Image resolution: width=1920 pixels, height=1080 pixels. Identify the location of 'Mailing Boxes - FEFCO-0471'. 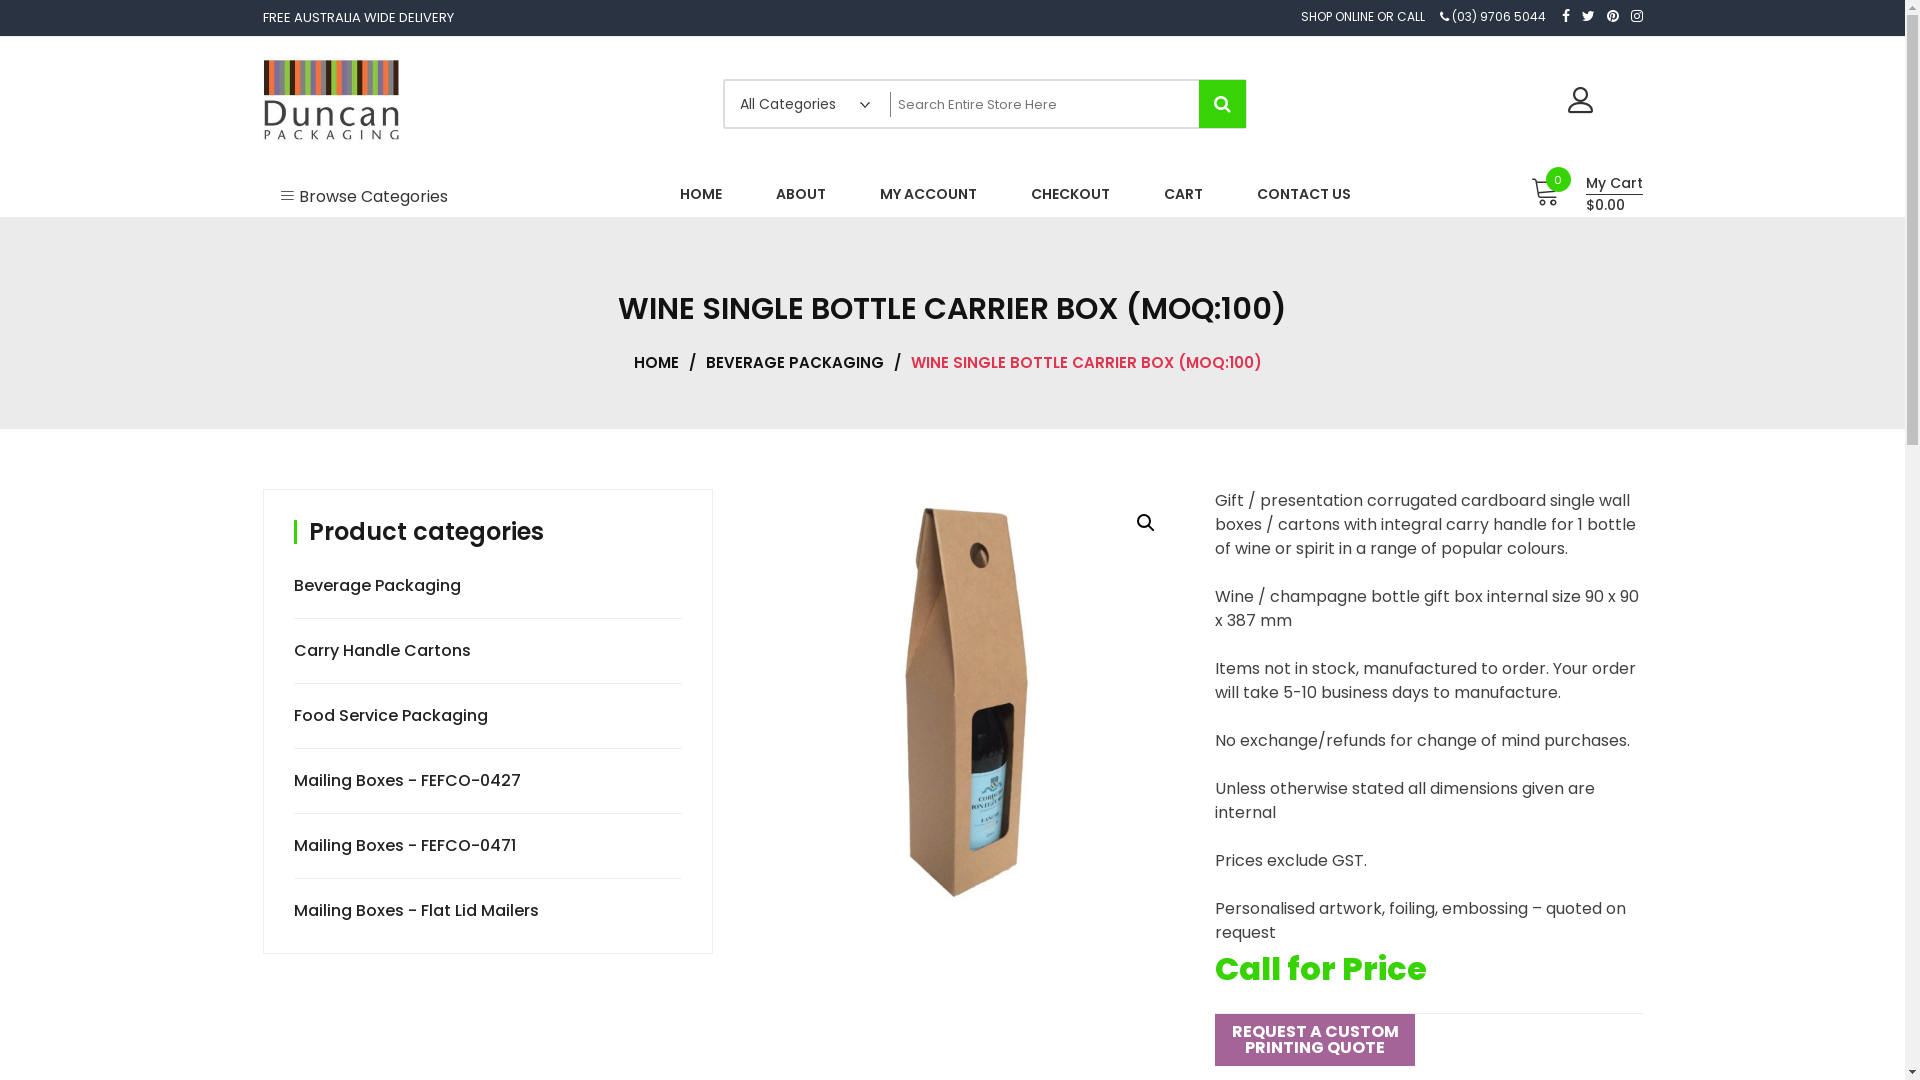
(406, 845).